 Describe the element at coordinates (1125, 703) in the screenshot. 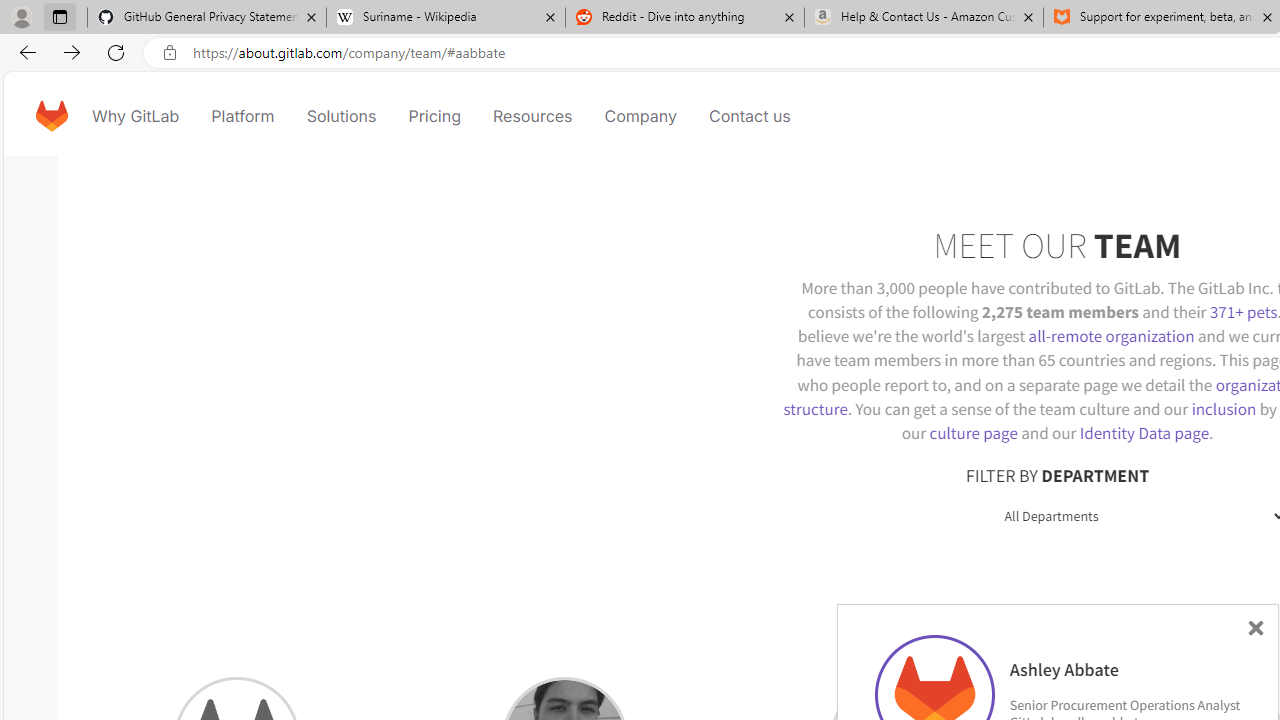

I see `'Senior Procurement Operations Analyst'` at that location.